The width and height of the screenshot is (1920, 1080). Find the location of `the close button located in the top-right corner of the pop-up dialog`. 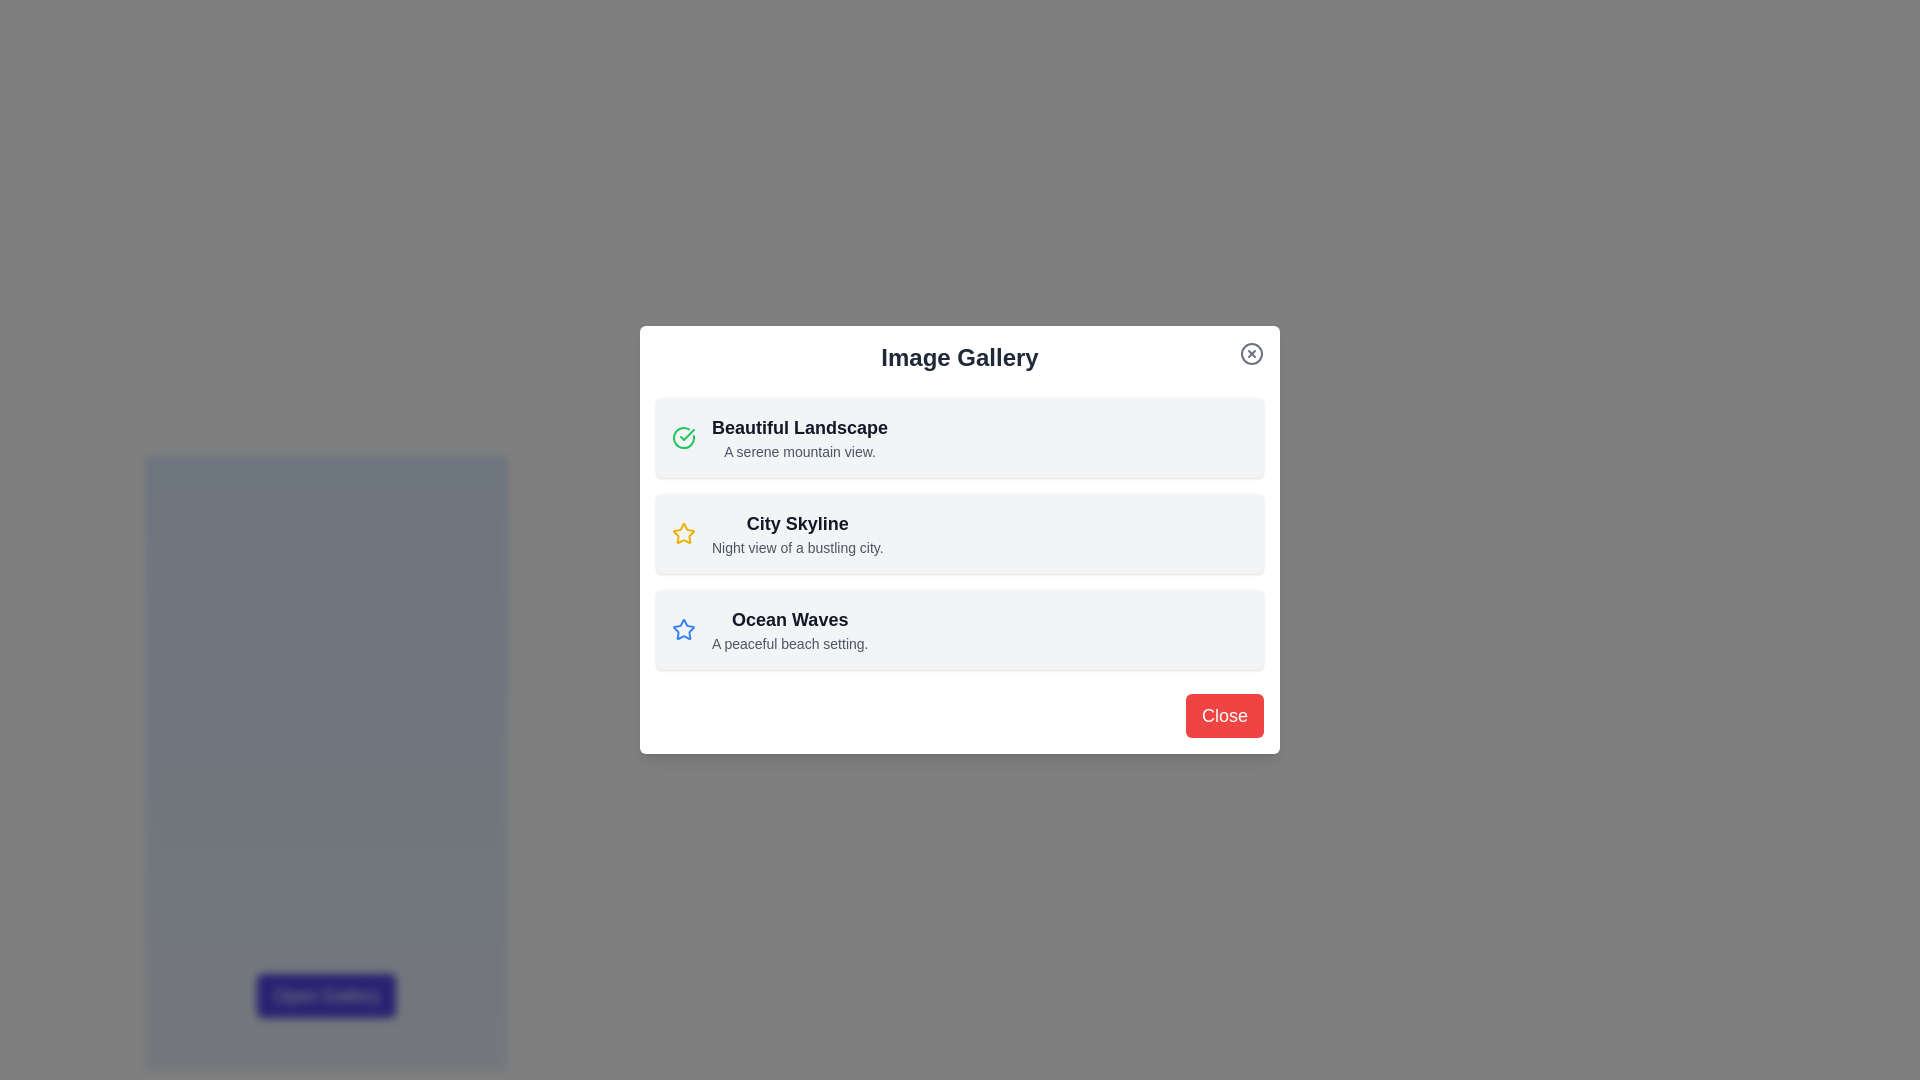

the close button located in the top-right corner of the pop-up dialog is located at coordinates (1251, 353).